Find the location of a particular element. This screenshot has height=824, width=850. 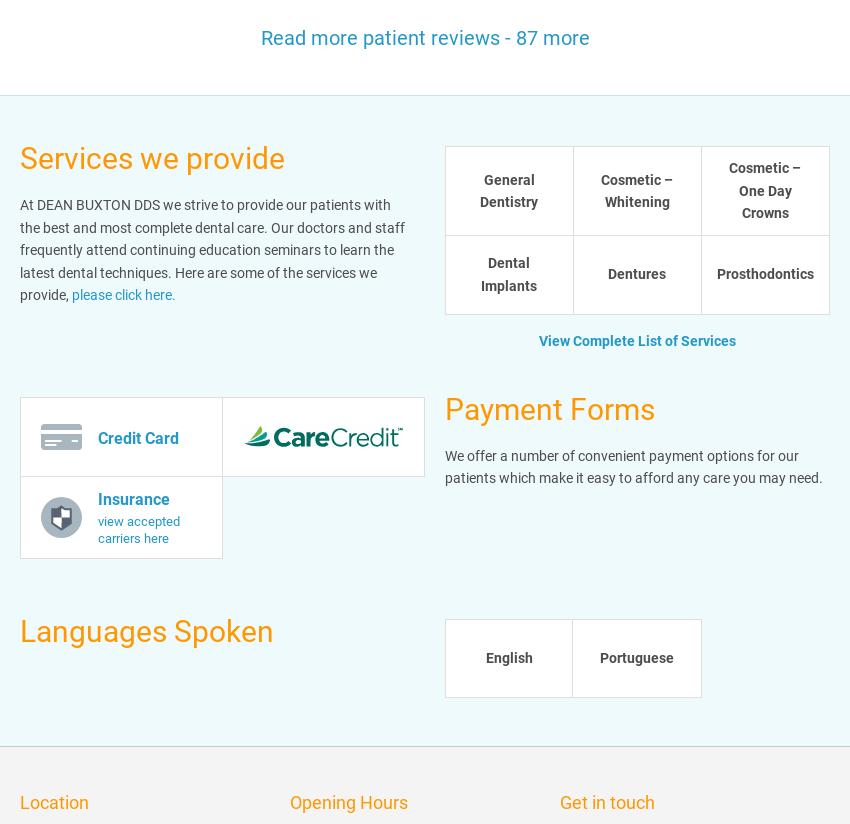

'view accepted carriers here' is located at coordinates (138, 529).